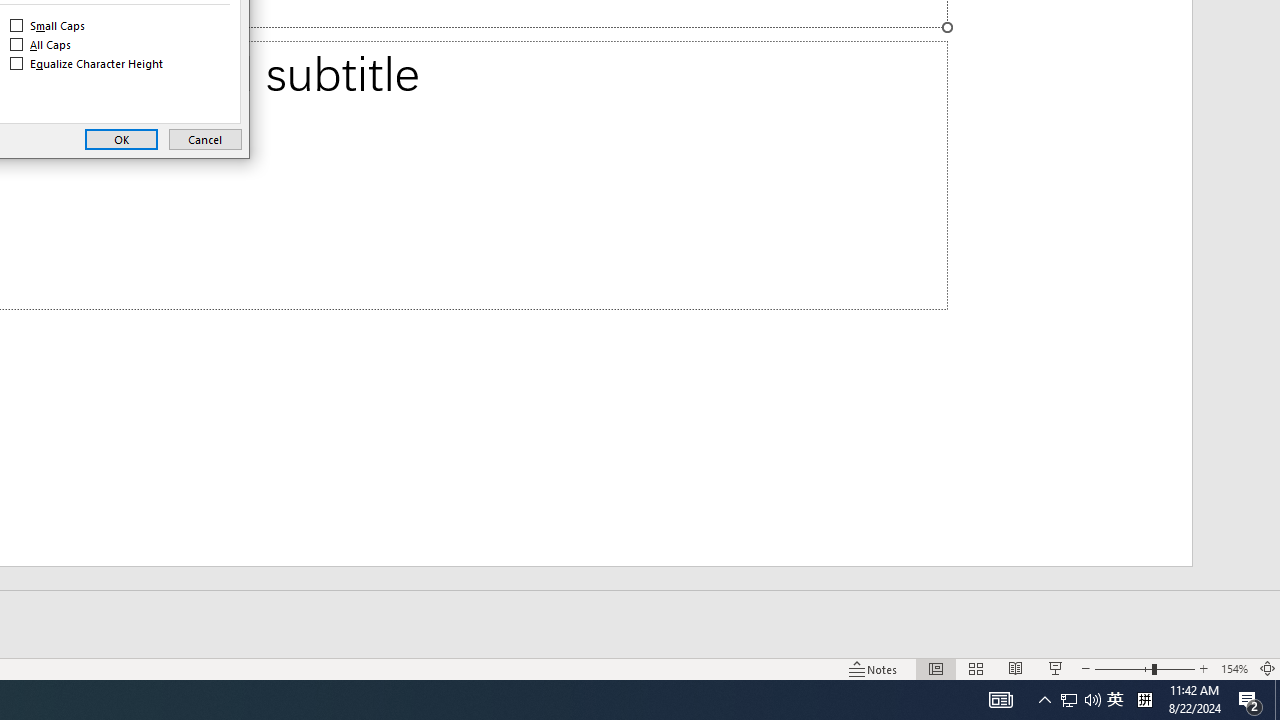  Describe the element at coordinates (41, 45) in the screenshot. I see `'All Caps'` at that location.